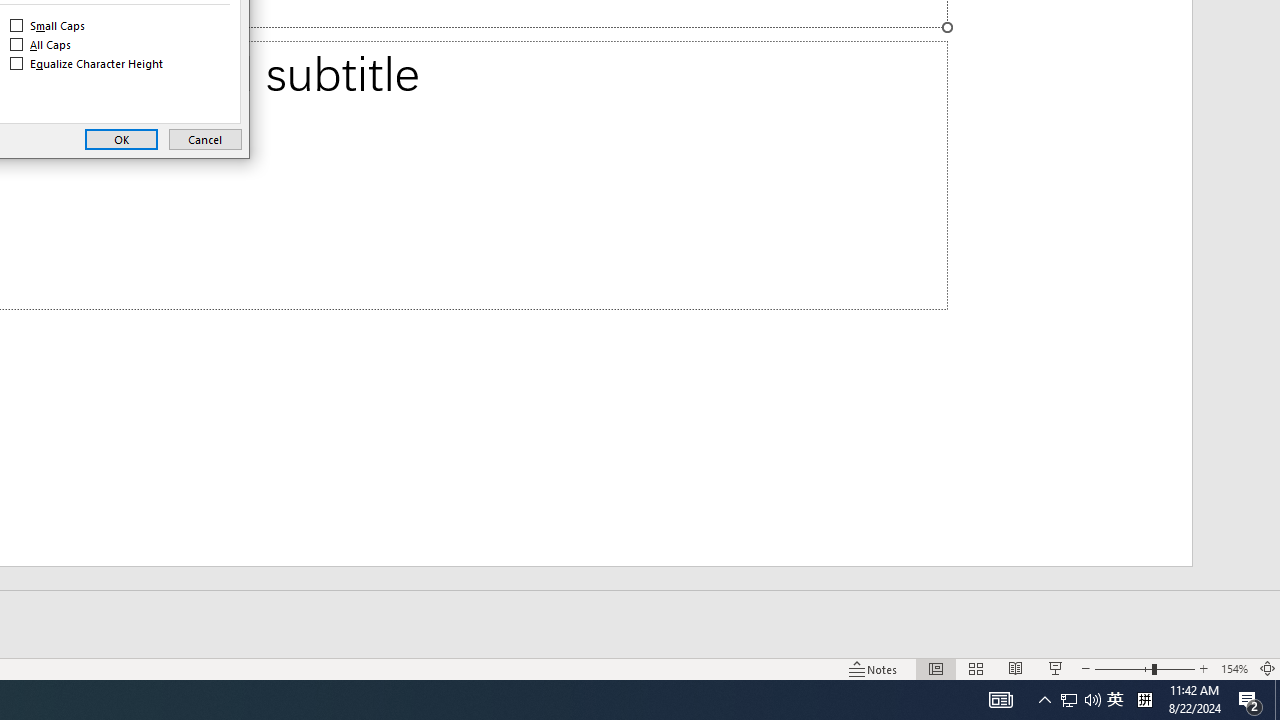  Describe the element at coordinates (41, 45) in the screenshot. I see `'All Caps'` at that location.